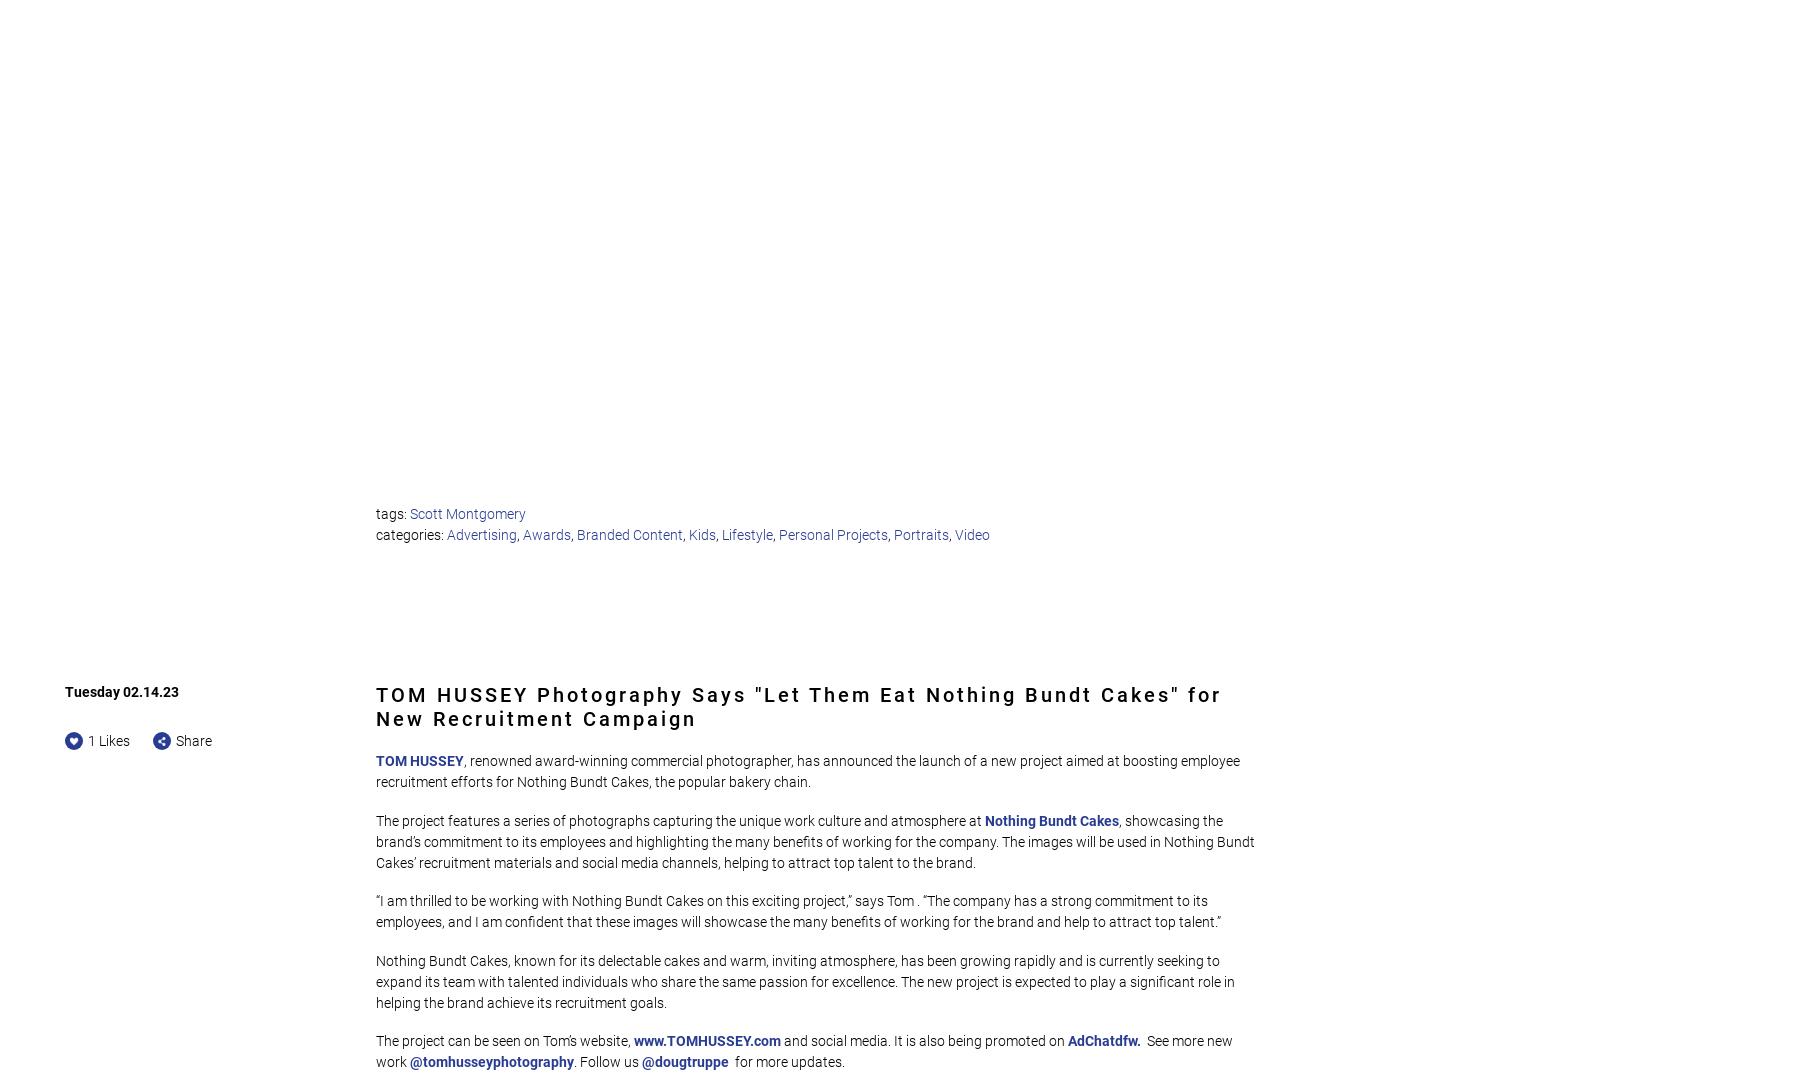 The image size is (1805, 1076). I want to click on 'www.TOMHUSSEY.com', so click(706, 1041).